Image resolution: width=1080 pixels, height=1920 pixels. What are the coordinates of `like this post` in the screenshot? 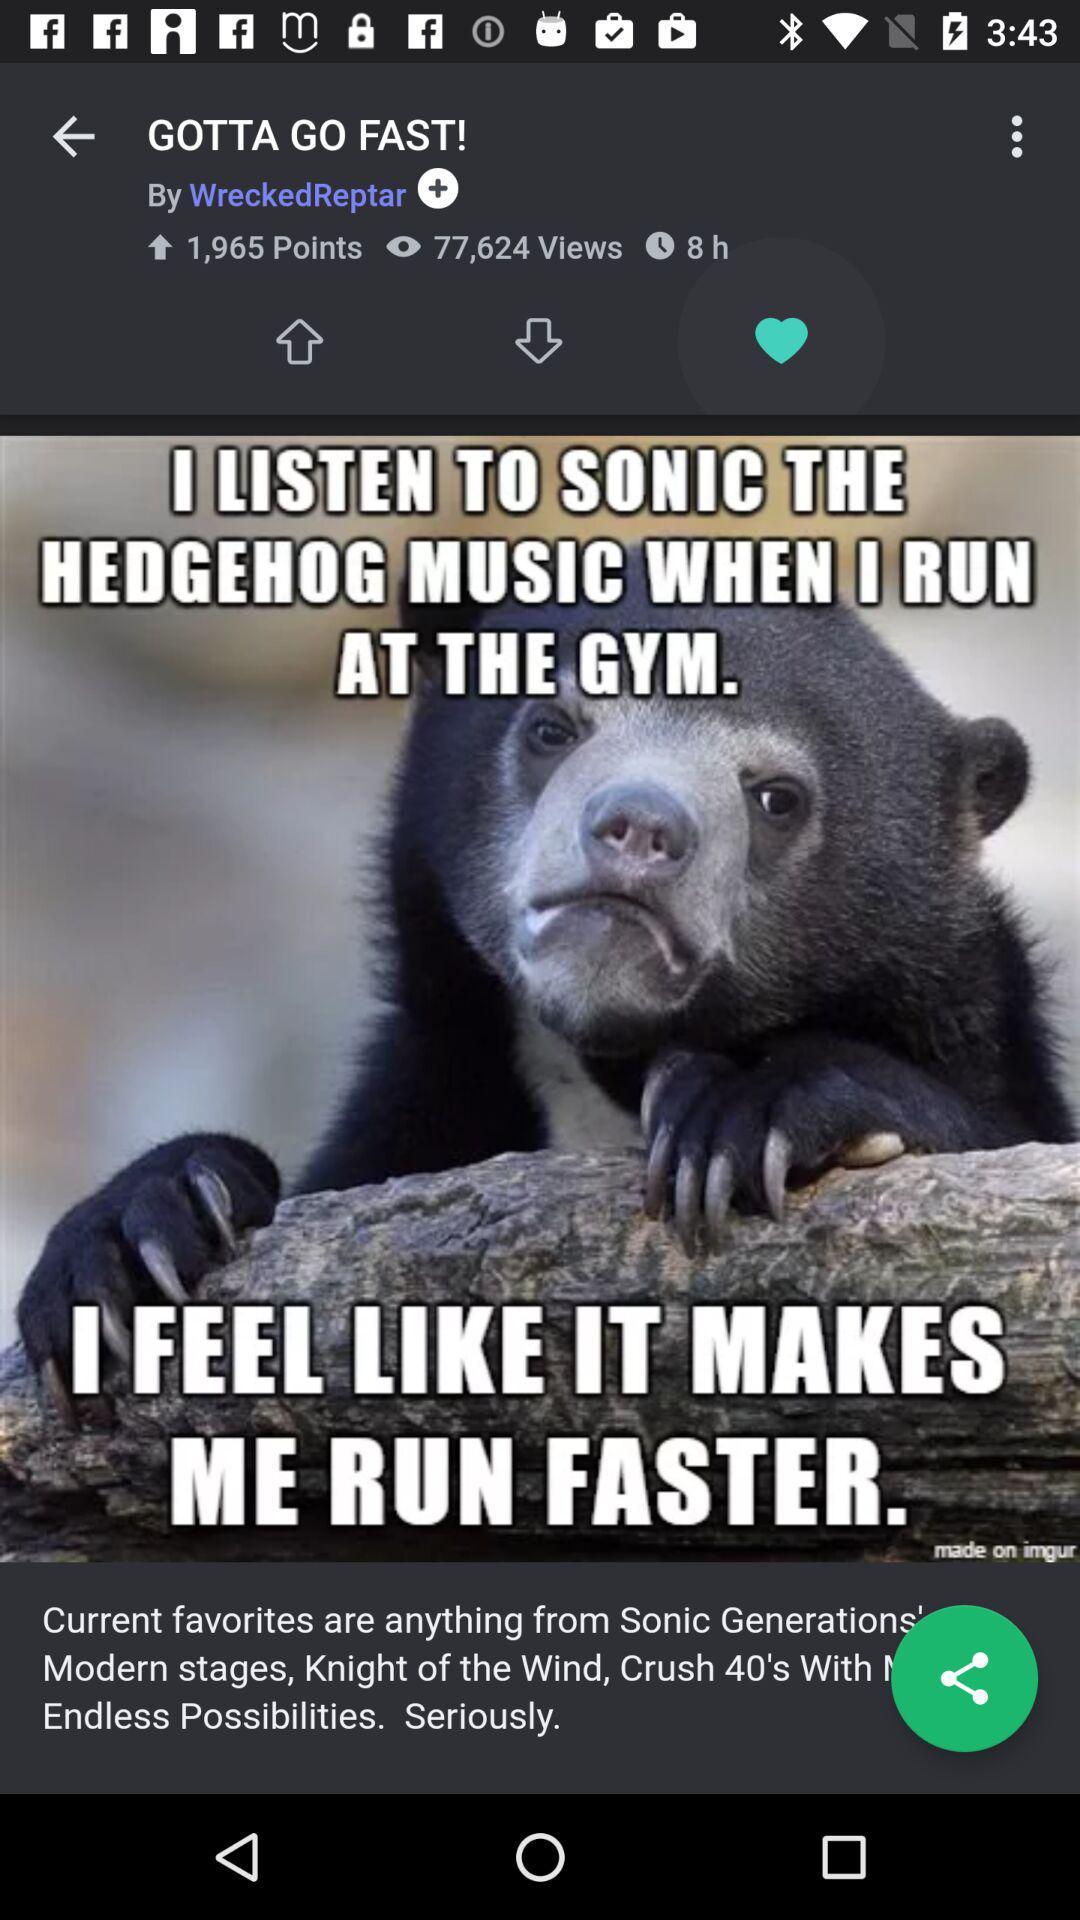 It's located at (780, 341).